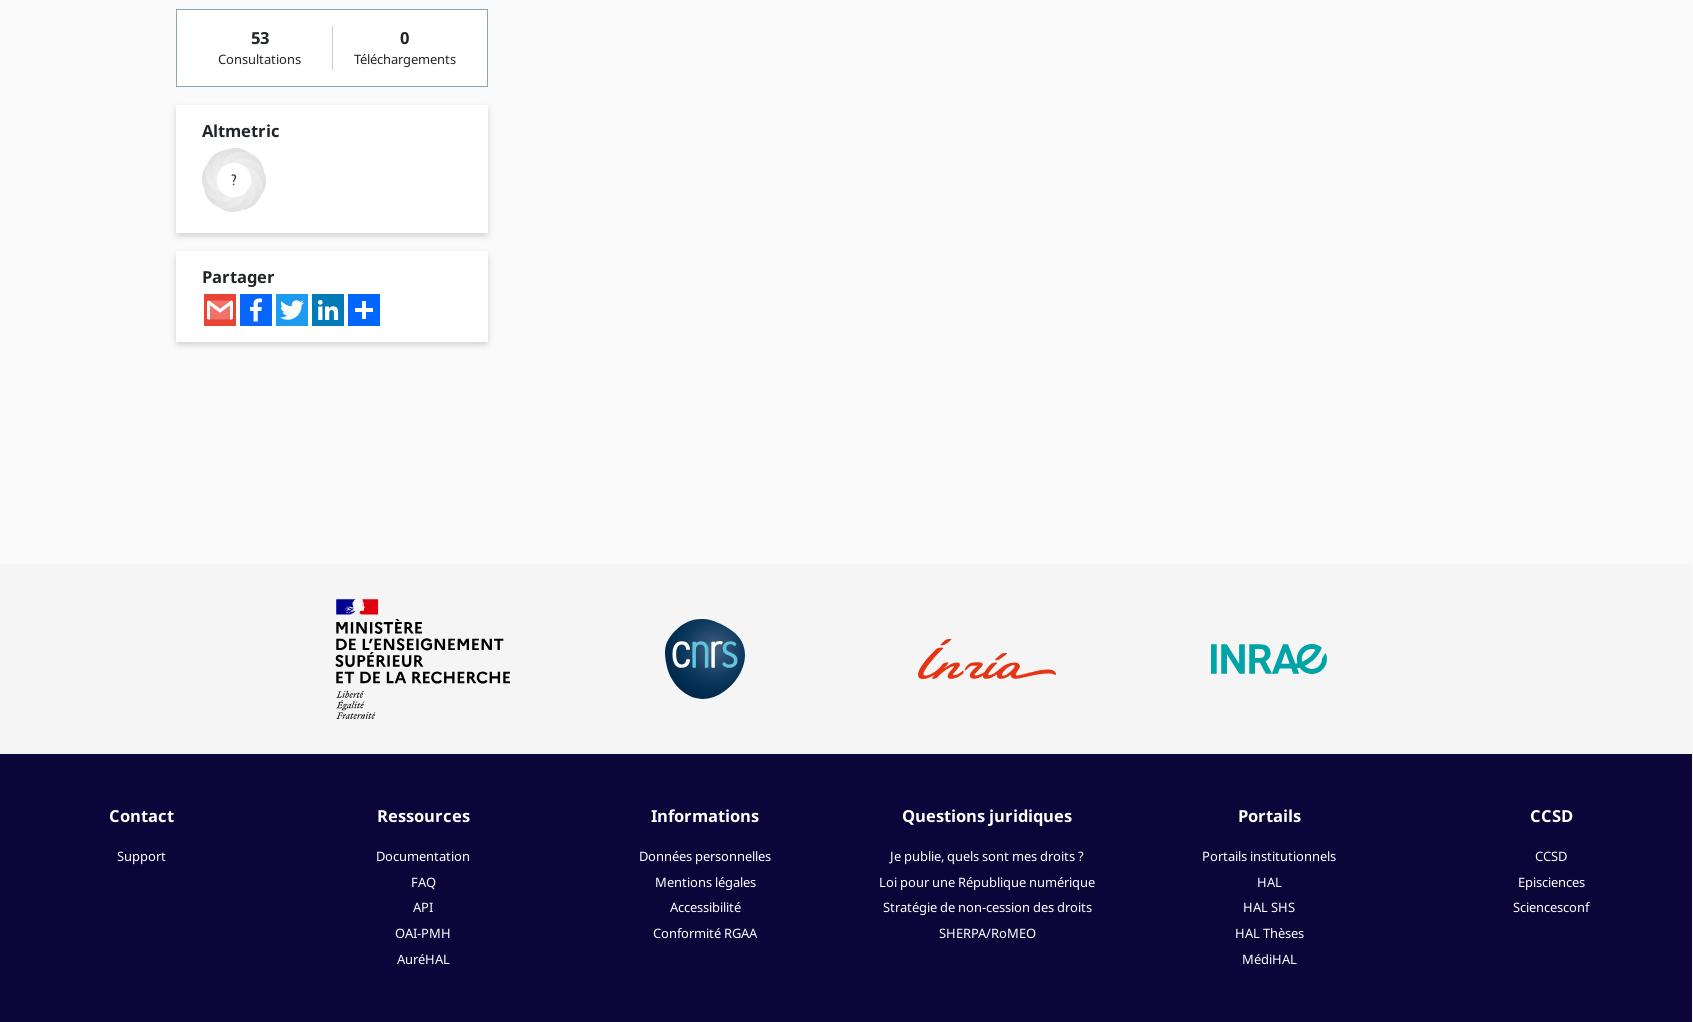 This screenshot has width=1693, height=1022. What do you see at coordinates (200, 129) in the screenshot?
I see `'Altmetric'` at bounding box center [200, 129].